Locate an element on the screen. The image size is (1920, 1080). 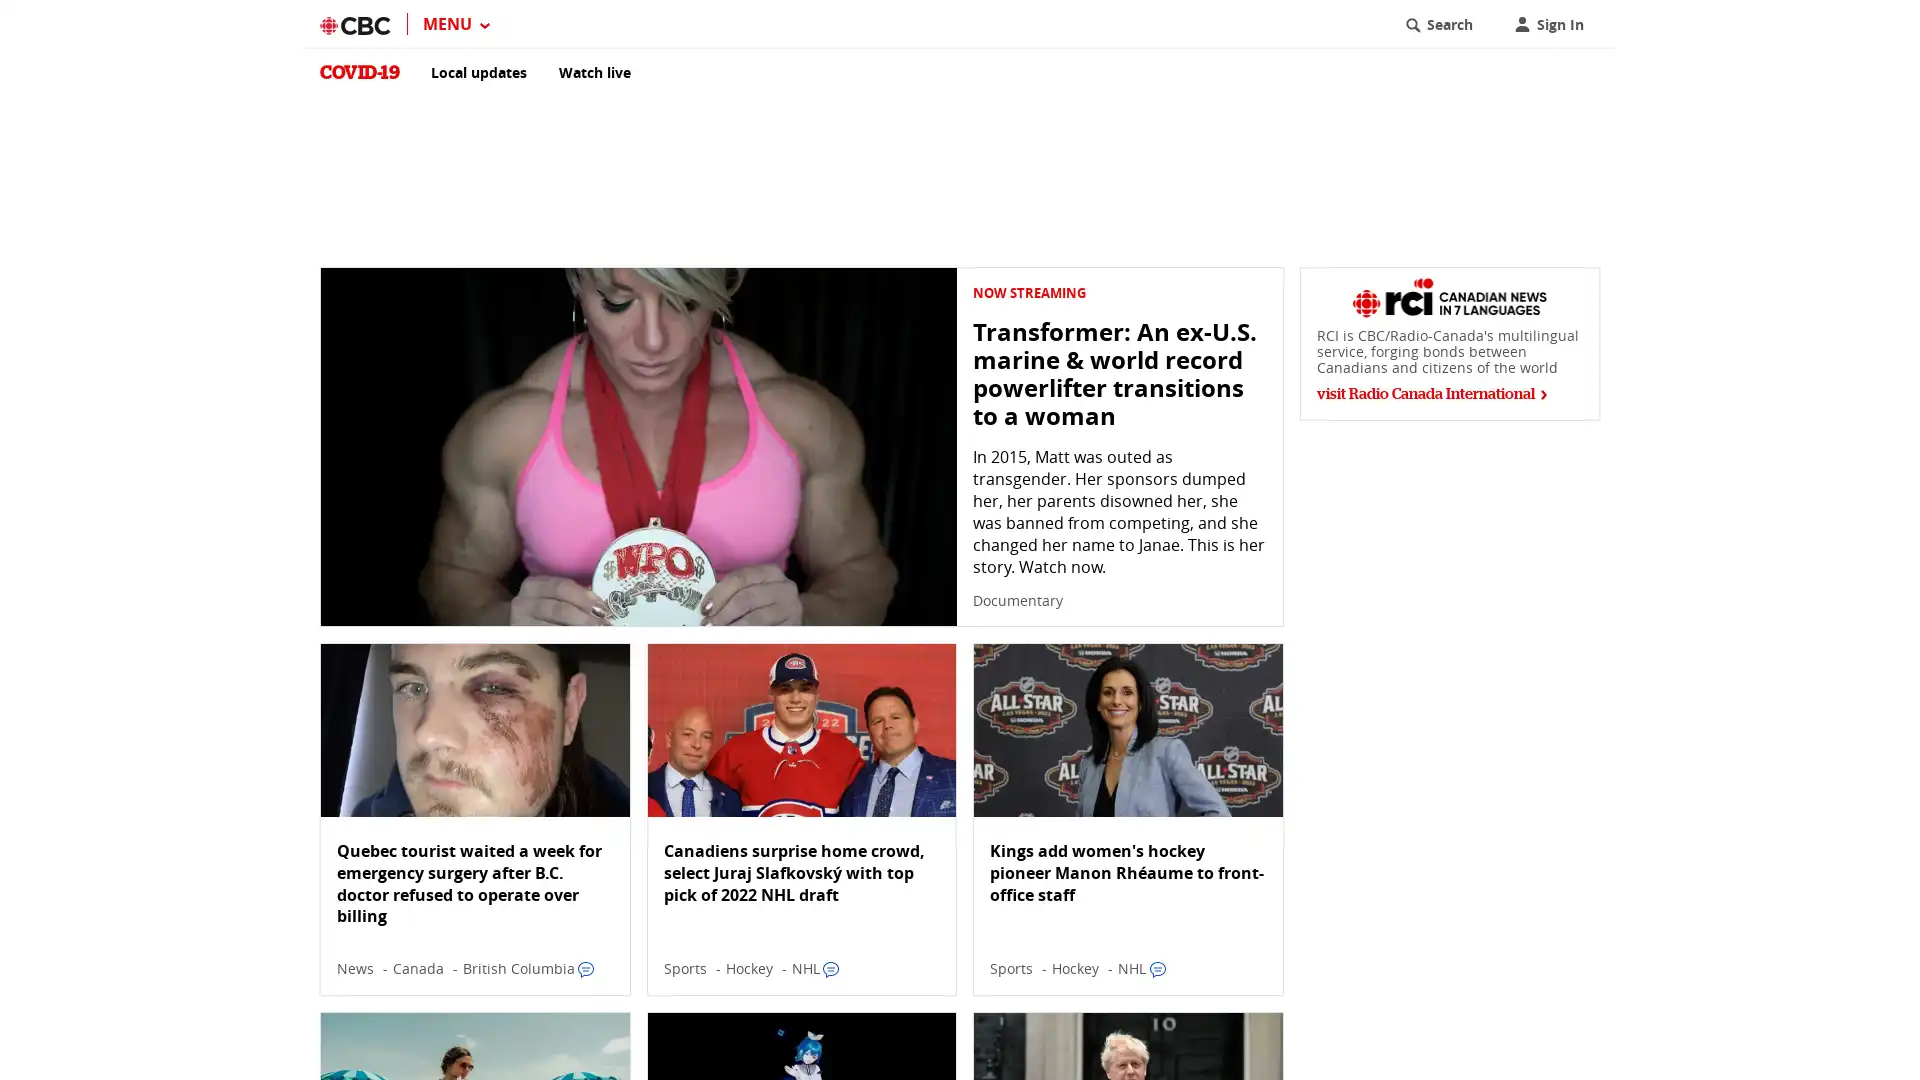
MENU is located at coordinates (456, 23).